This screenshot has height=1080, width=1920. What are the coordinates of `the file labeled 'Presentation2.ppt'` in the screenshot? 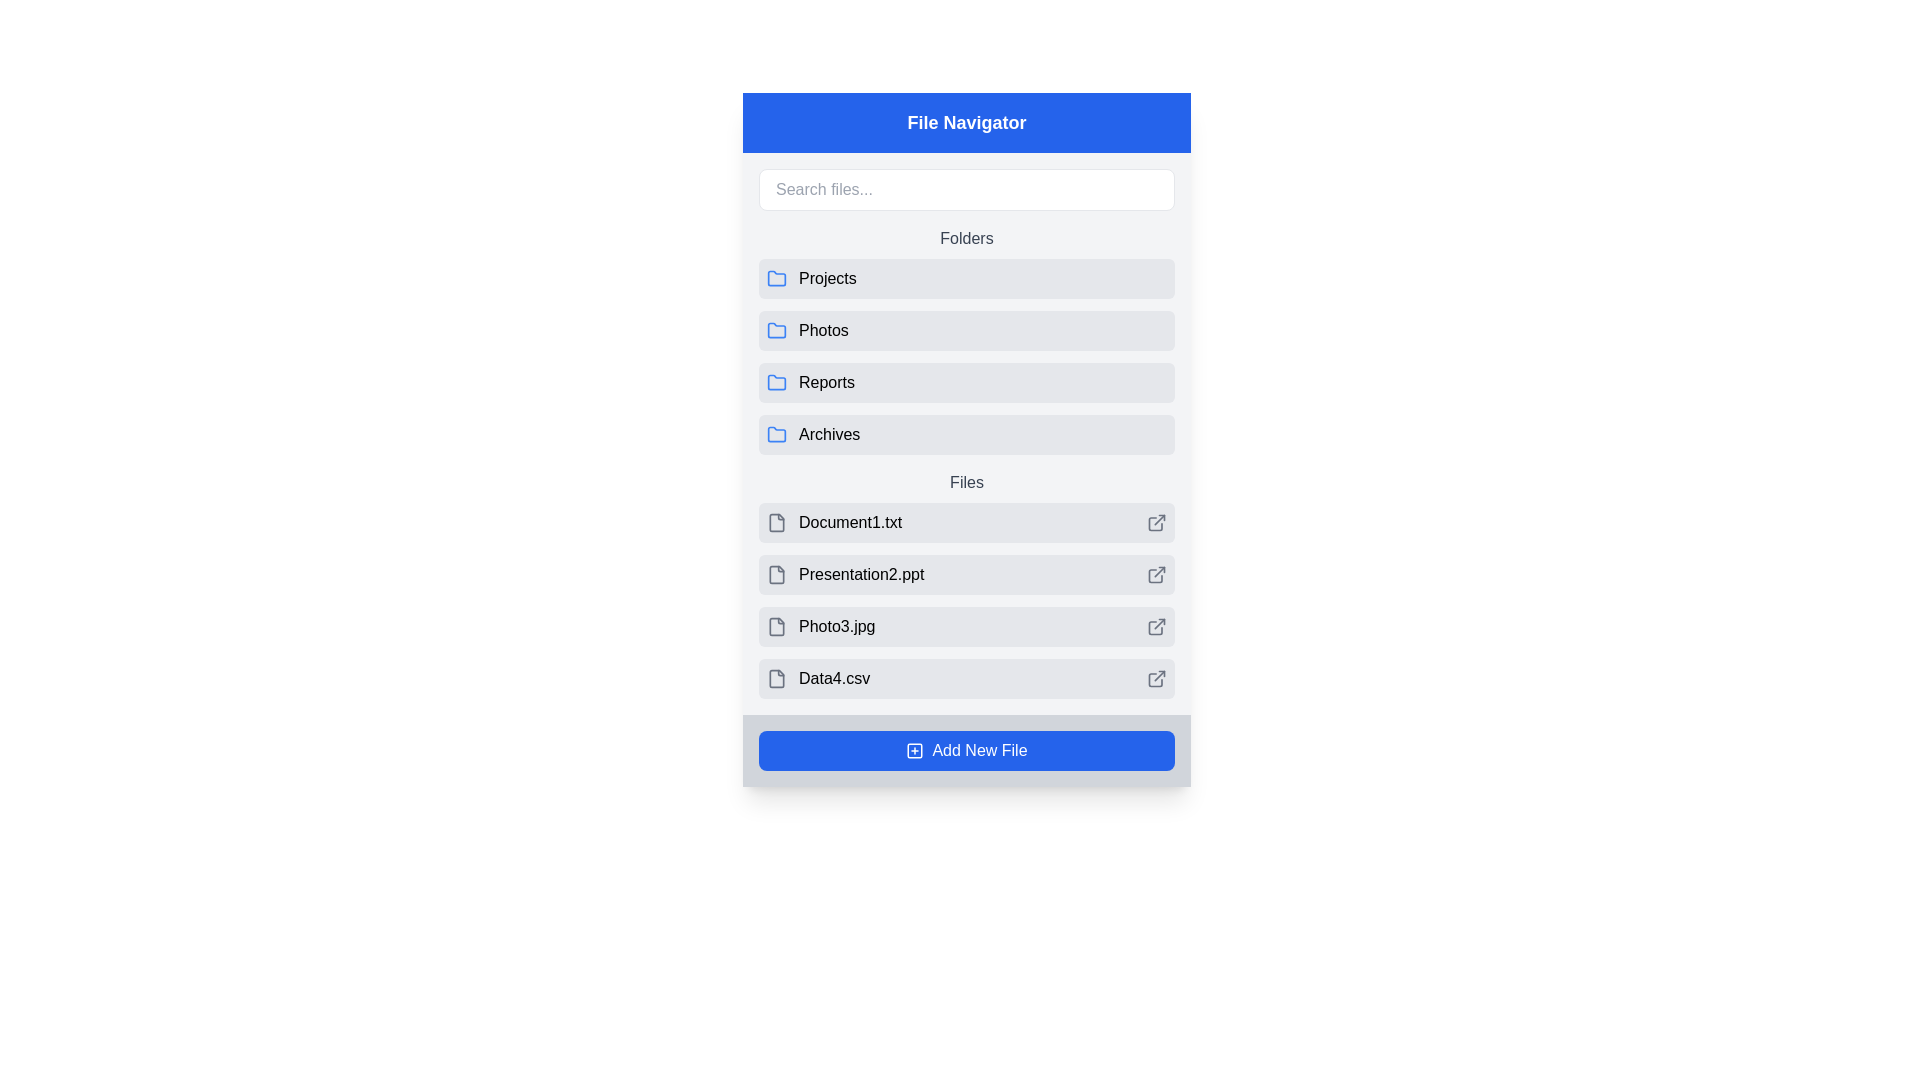 It's located at (845, 574).